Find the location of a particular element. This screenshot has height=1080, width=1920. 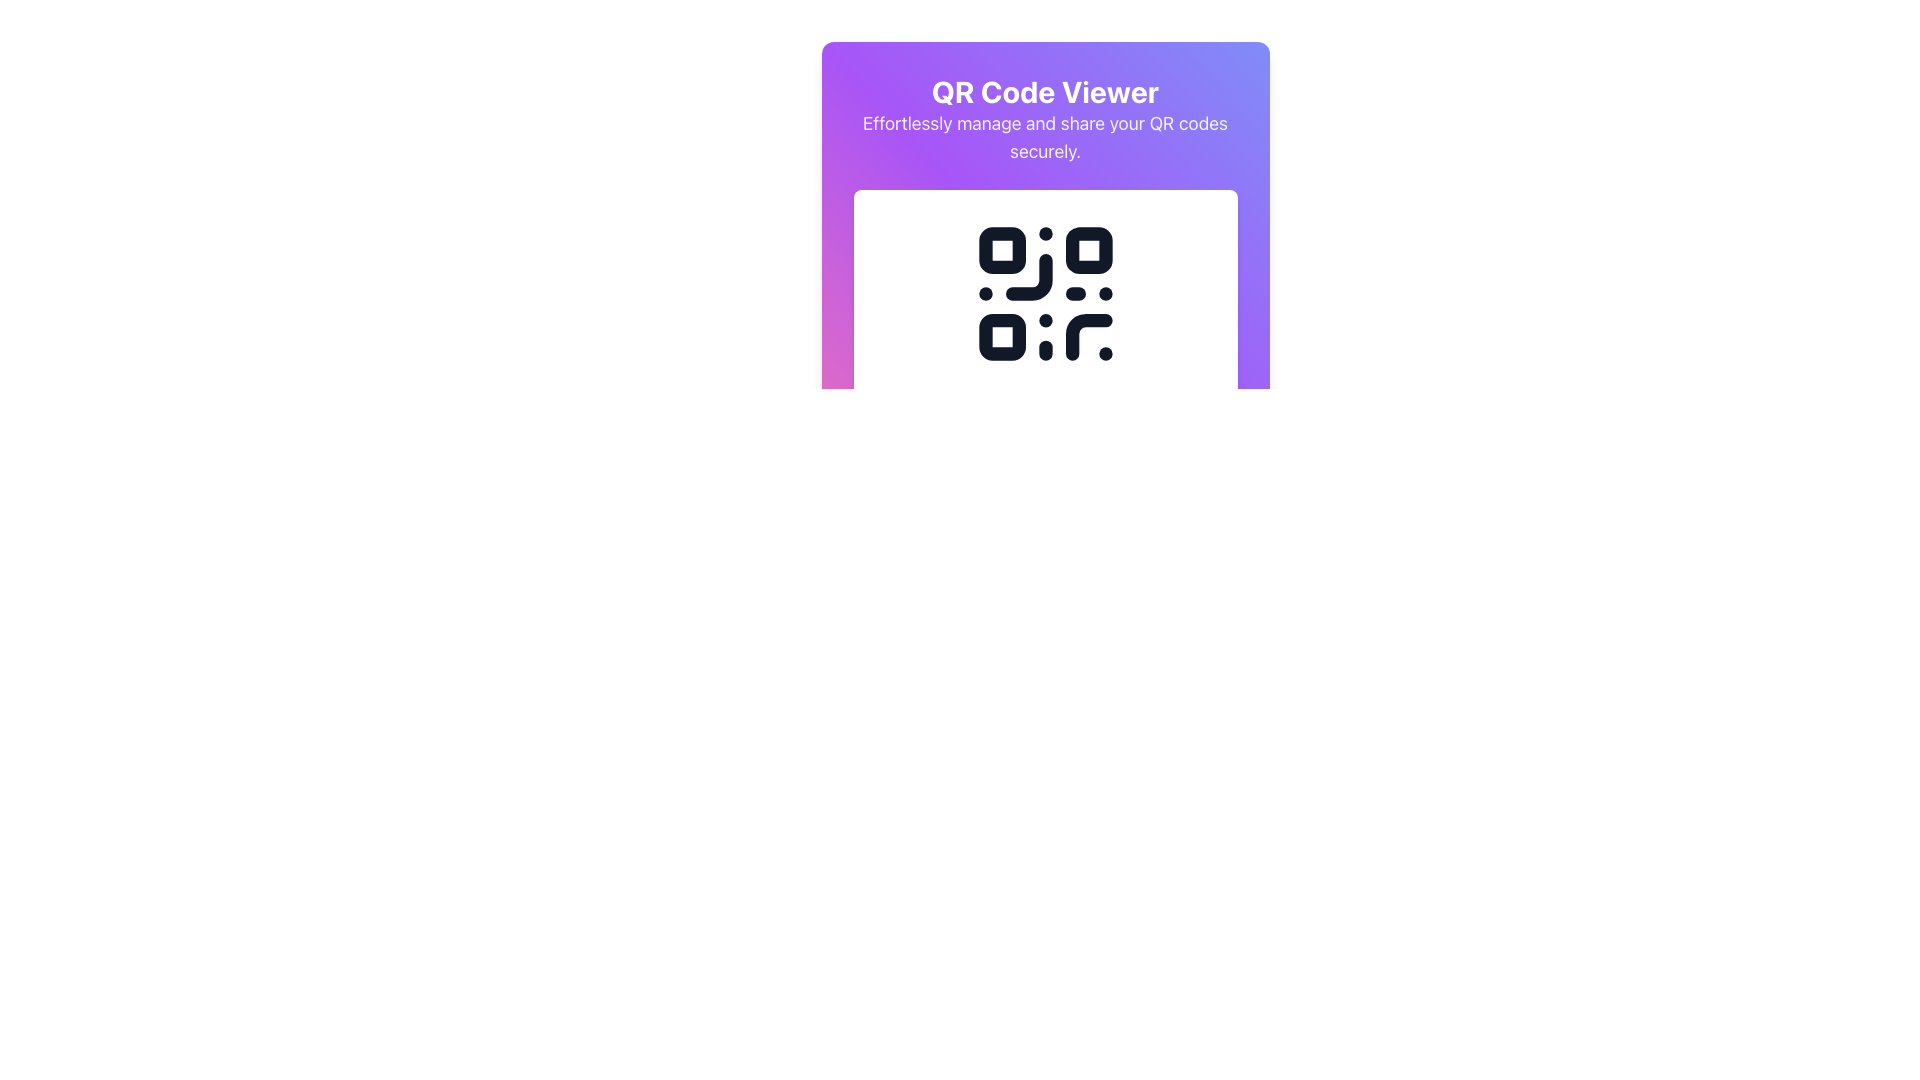

the QR Code Display element, which represents a QR code for scanning or sharing information, located centrally within the interface is located at coordinates (1044, 288).